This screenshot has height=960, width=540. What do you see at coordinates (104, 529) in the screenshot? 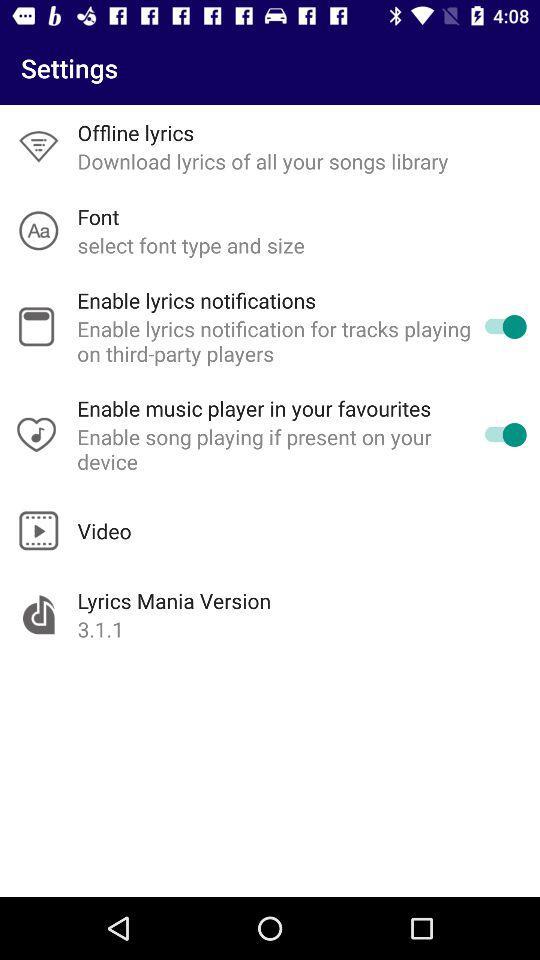
I see `the app above lyrics mania version` at bounding box center [104, 529].